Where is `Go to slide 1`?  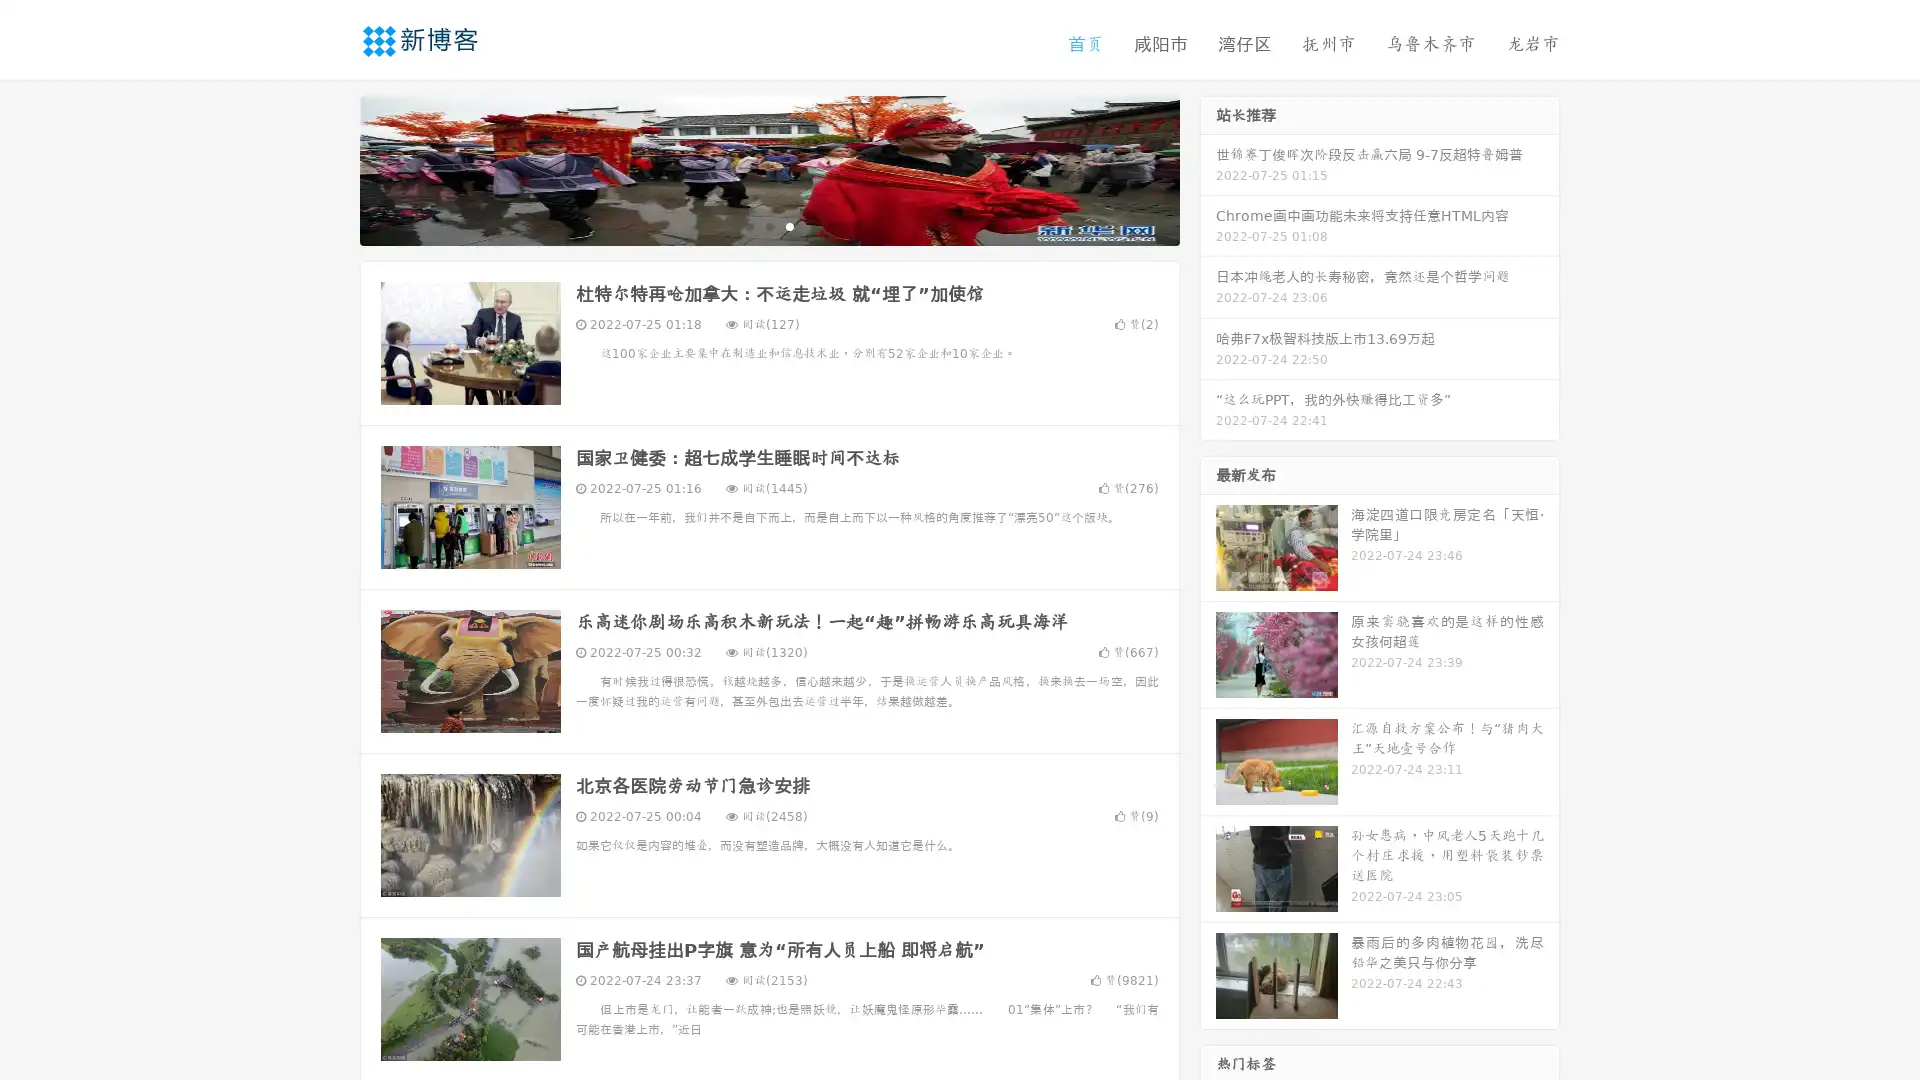
Go to slide 1 is located at coordinates (748, 225).